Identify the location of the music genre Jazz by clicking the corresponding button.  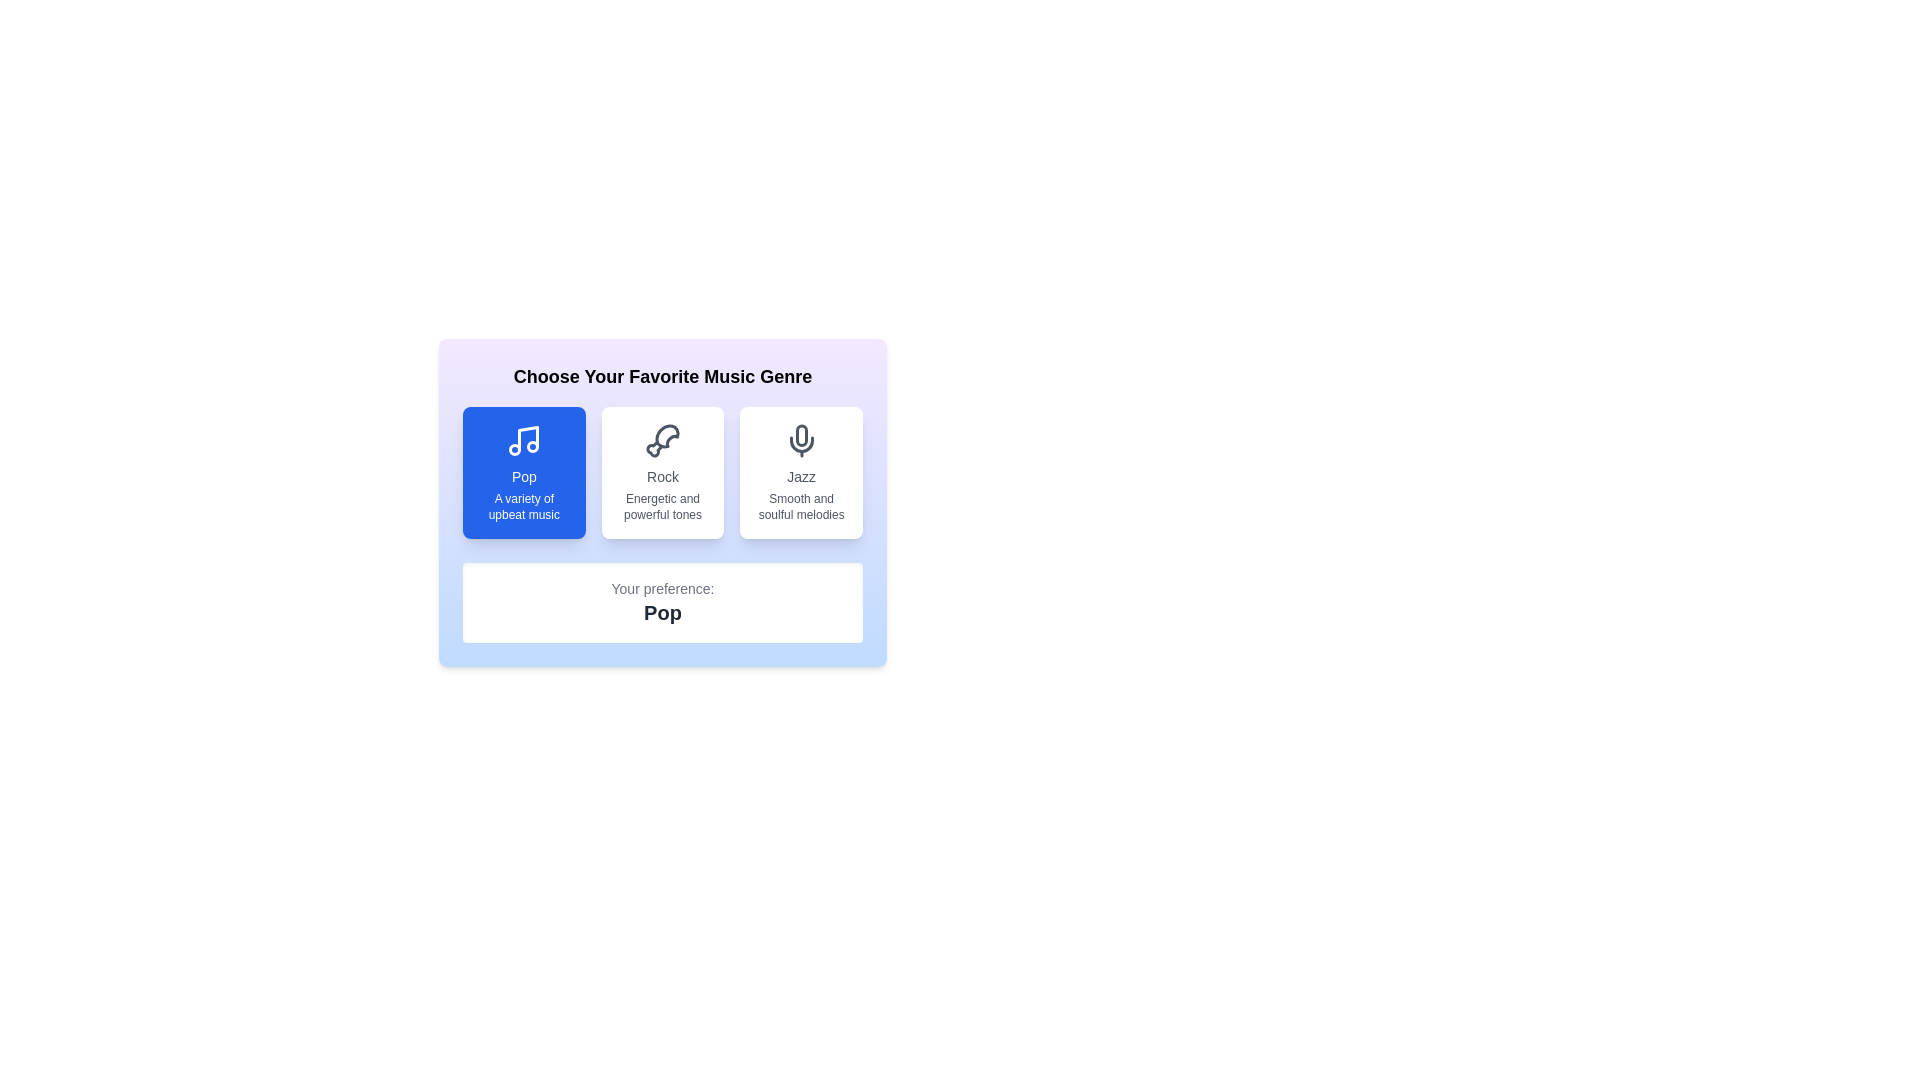
(801, 473).